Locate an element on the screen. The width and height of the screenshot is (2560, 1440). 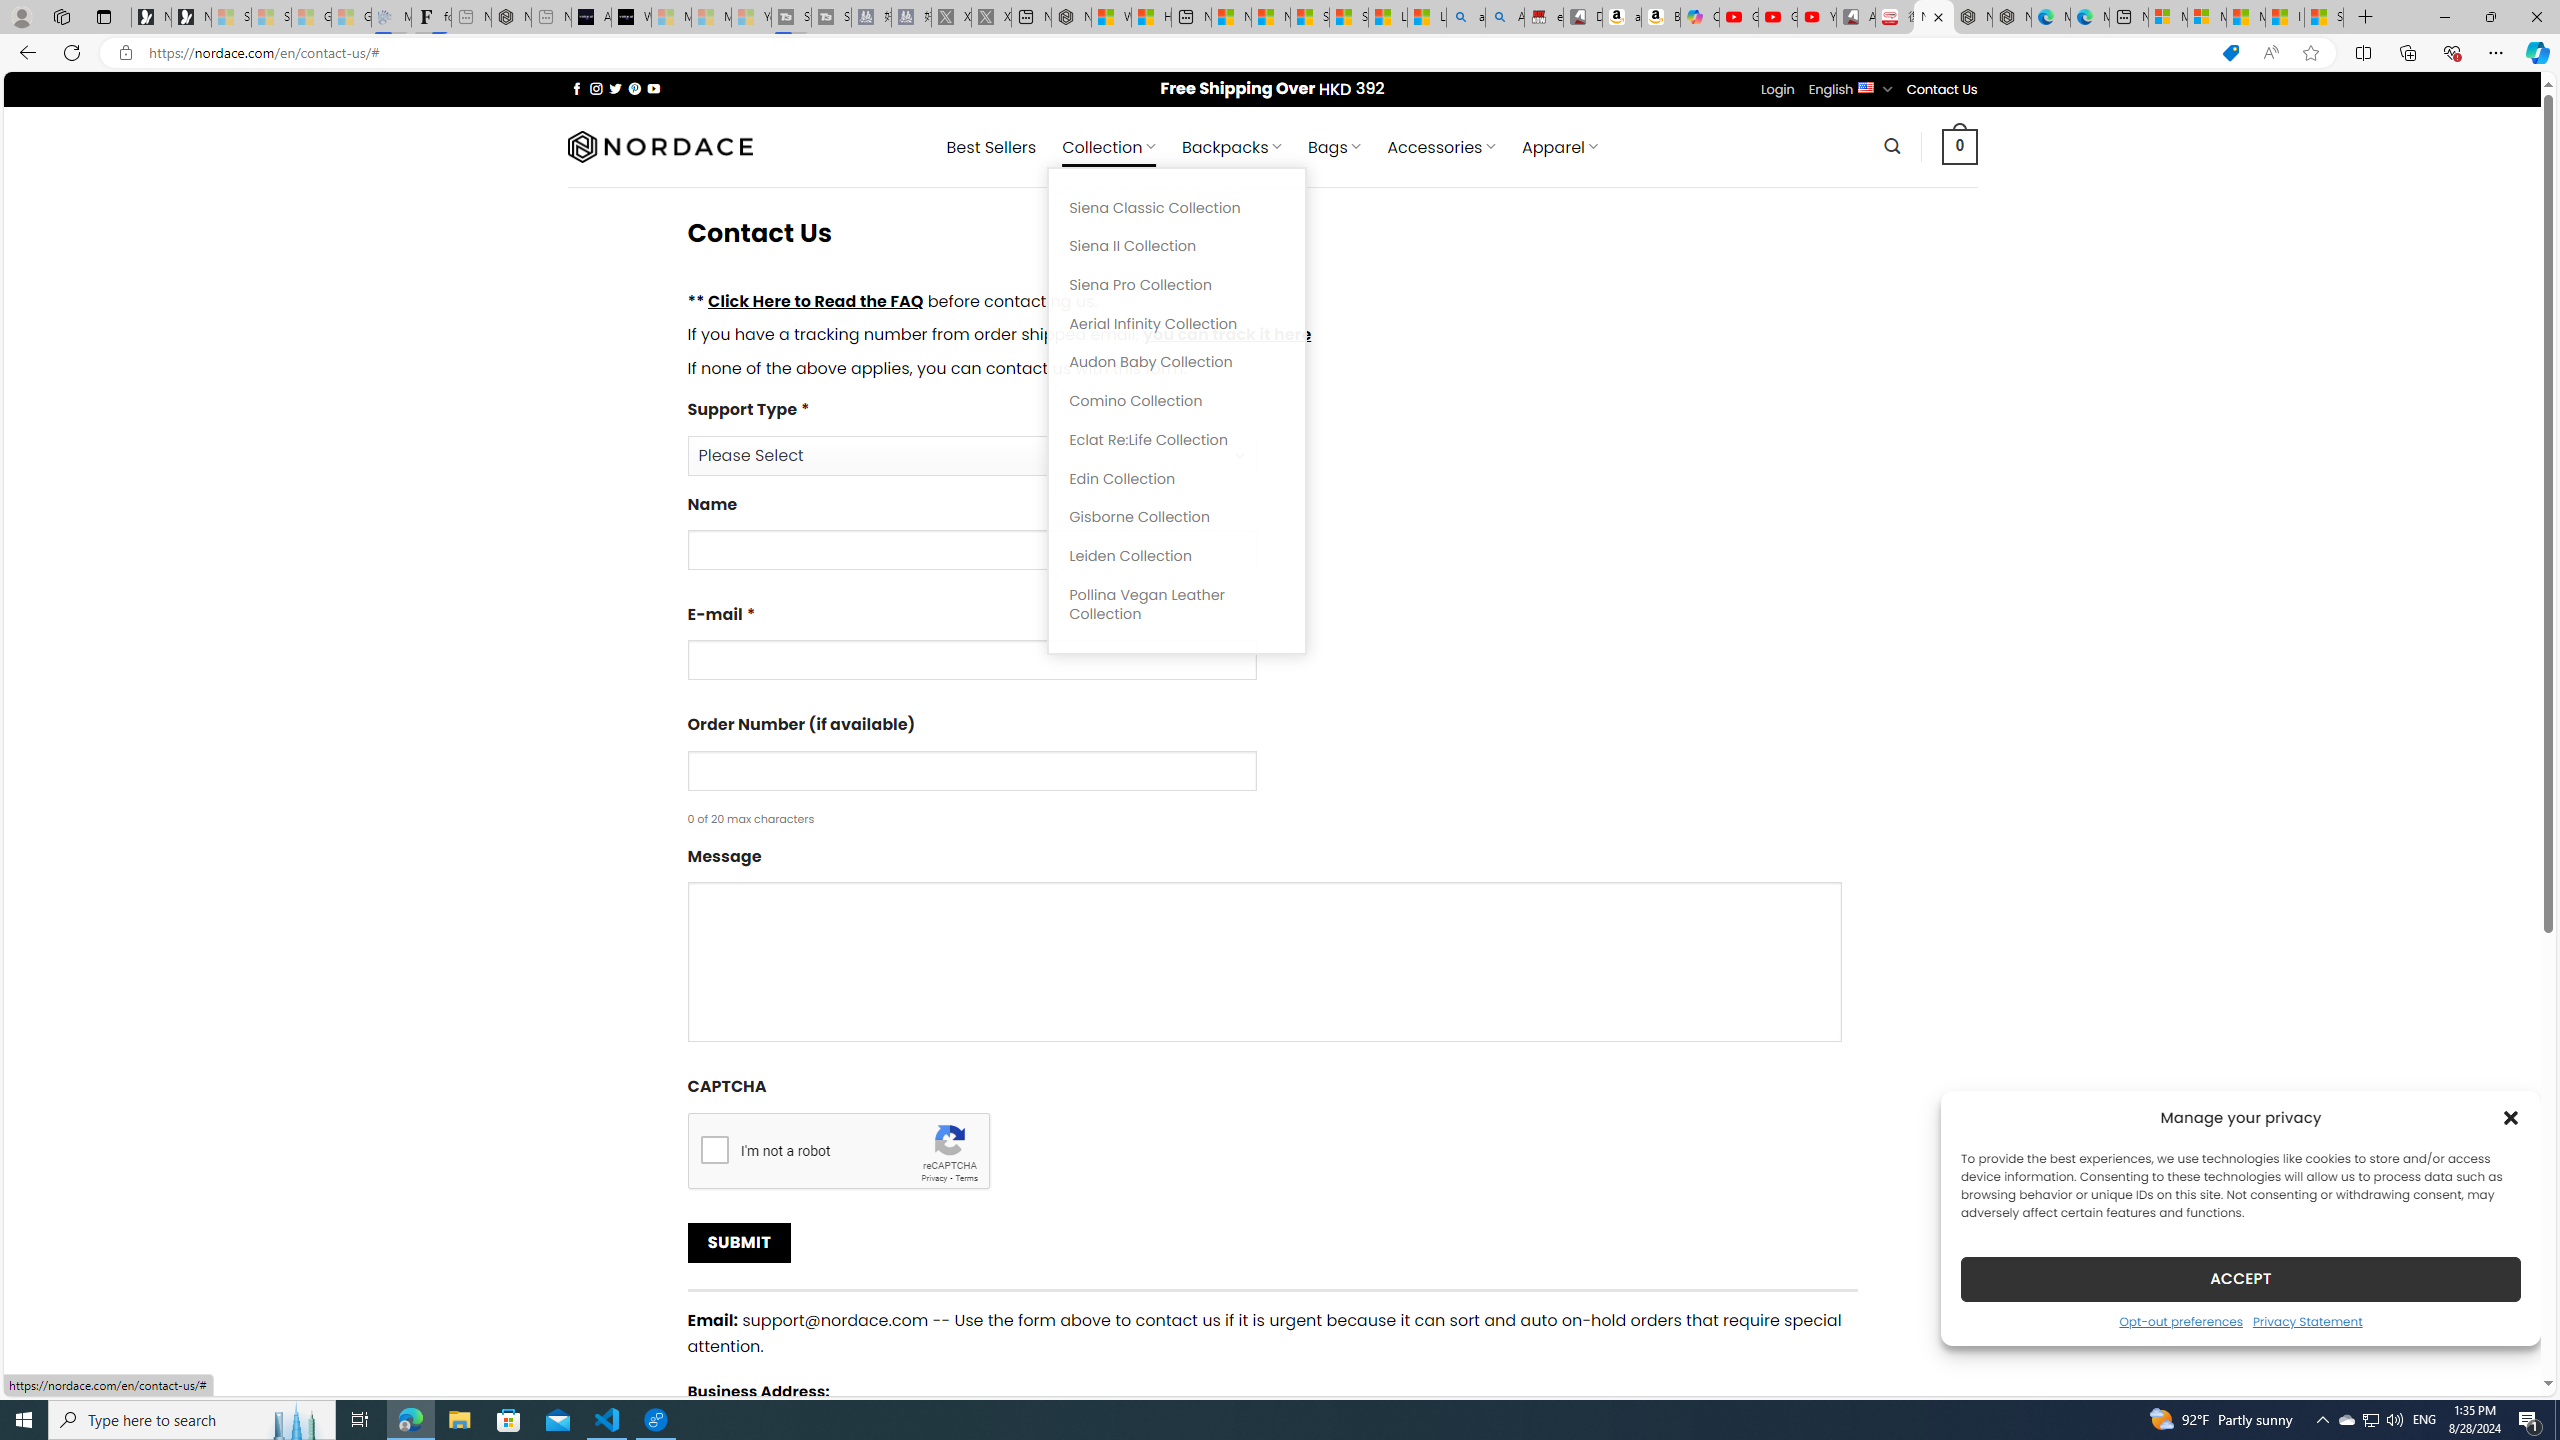
'ACCEPT' is located at coordinates (2241, 1278).